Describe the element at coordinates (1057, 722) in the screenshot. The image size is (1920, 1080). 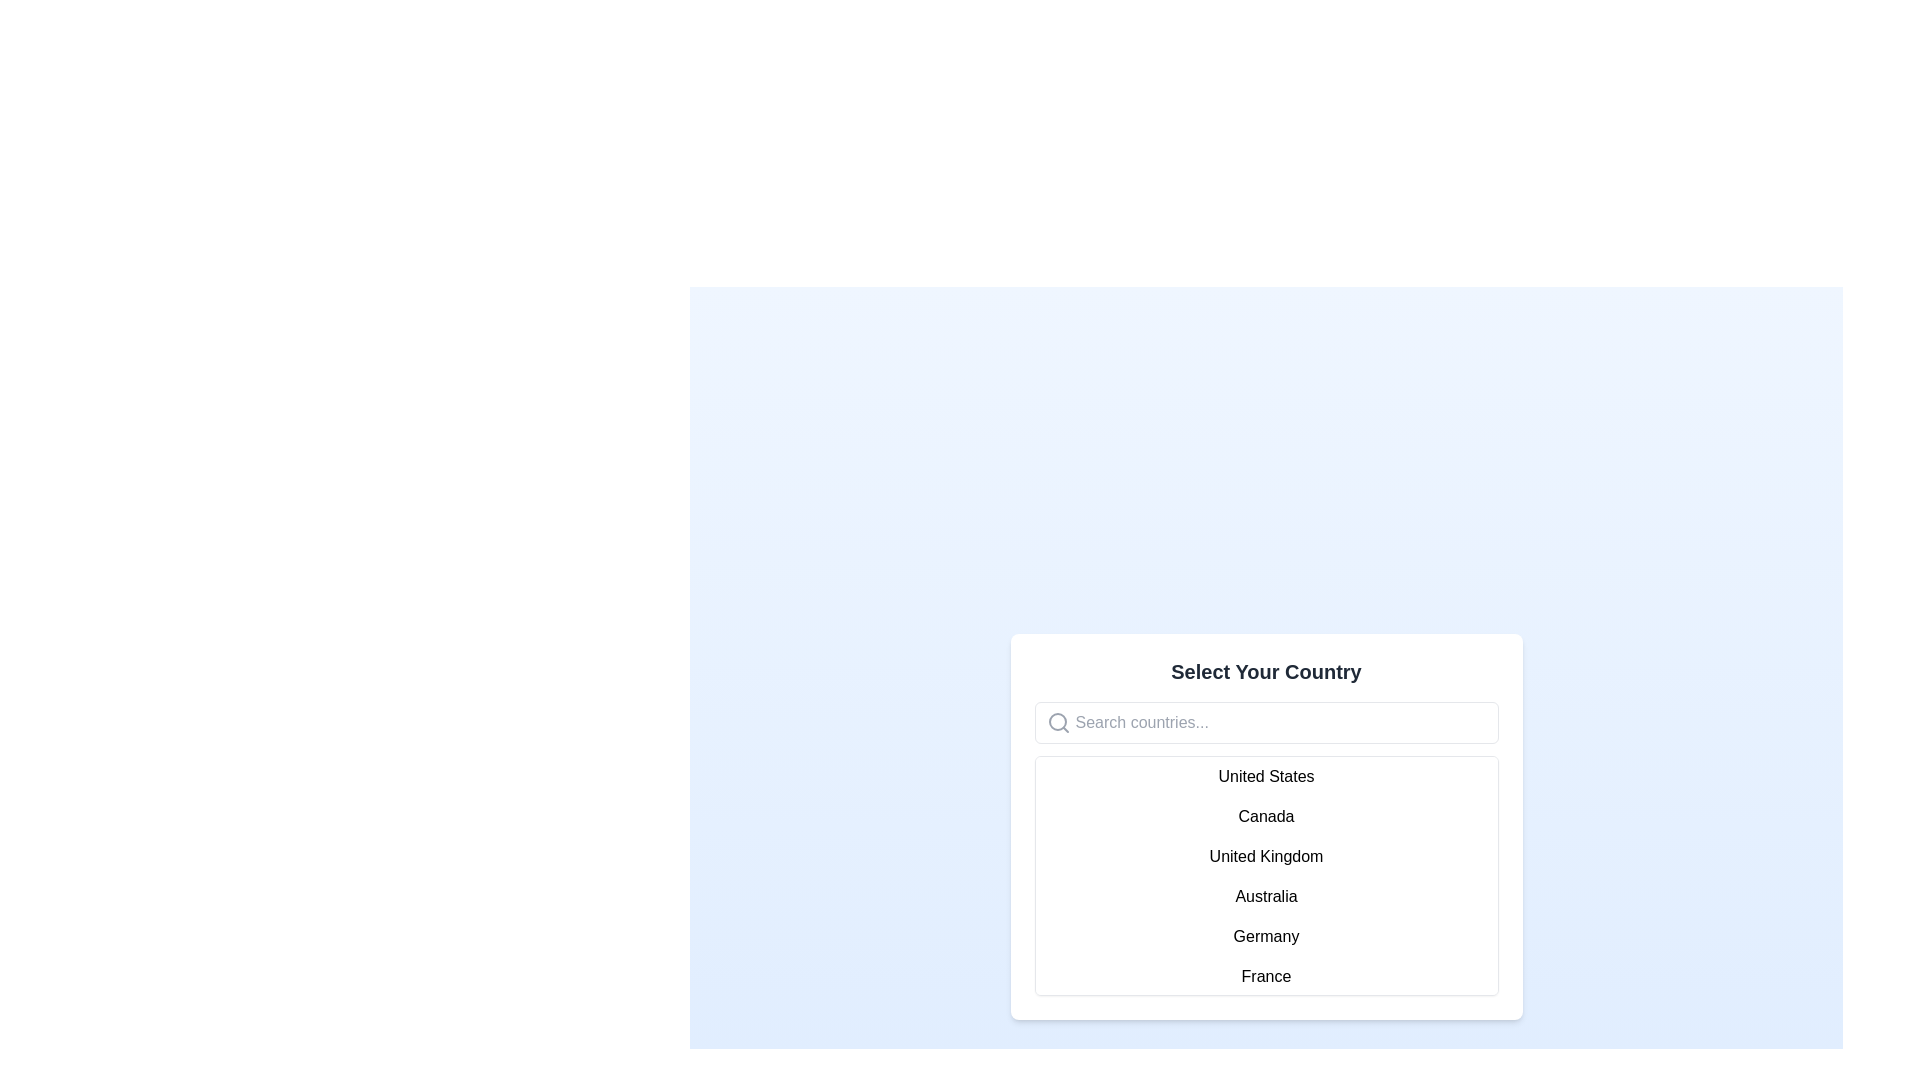
I see `the SVG icon indicating search functionality, which is positioned to the left of the input field in the search bar component` at that location.